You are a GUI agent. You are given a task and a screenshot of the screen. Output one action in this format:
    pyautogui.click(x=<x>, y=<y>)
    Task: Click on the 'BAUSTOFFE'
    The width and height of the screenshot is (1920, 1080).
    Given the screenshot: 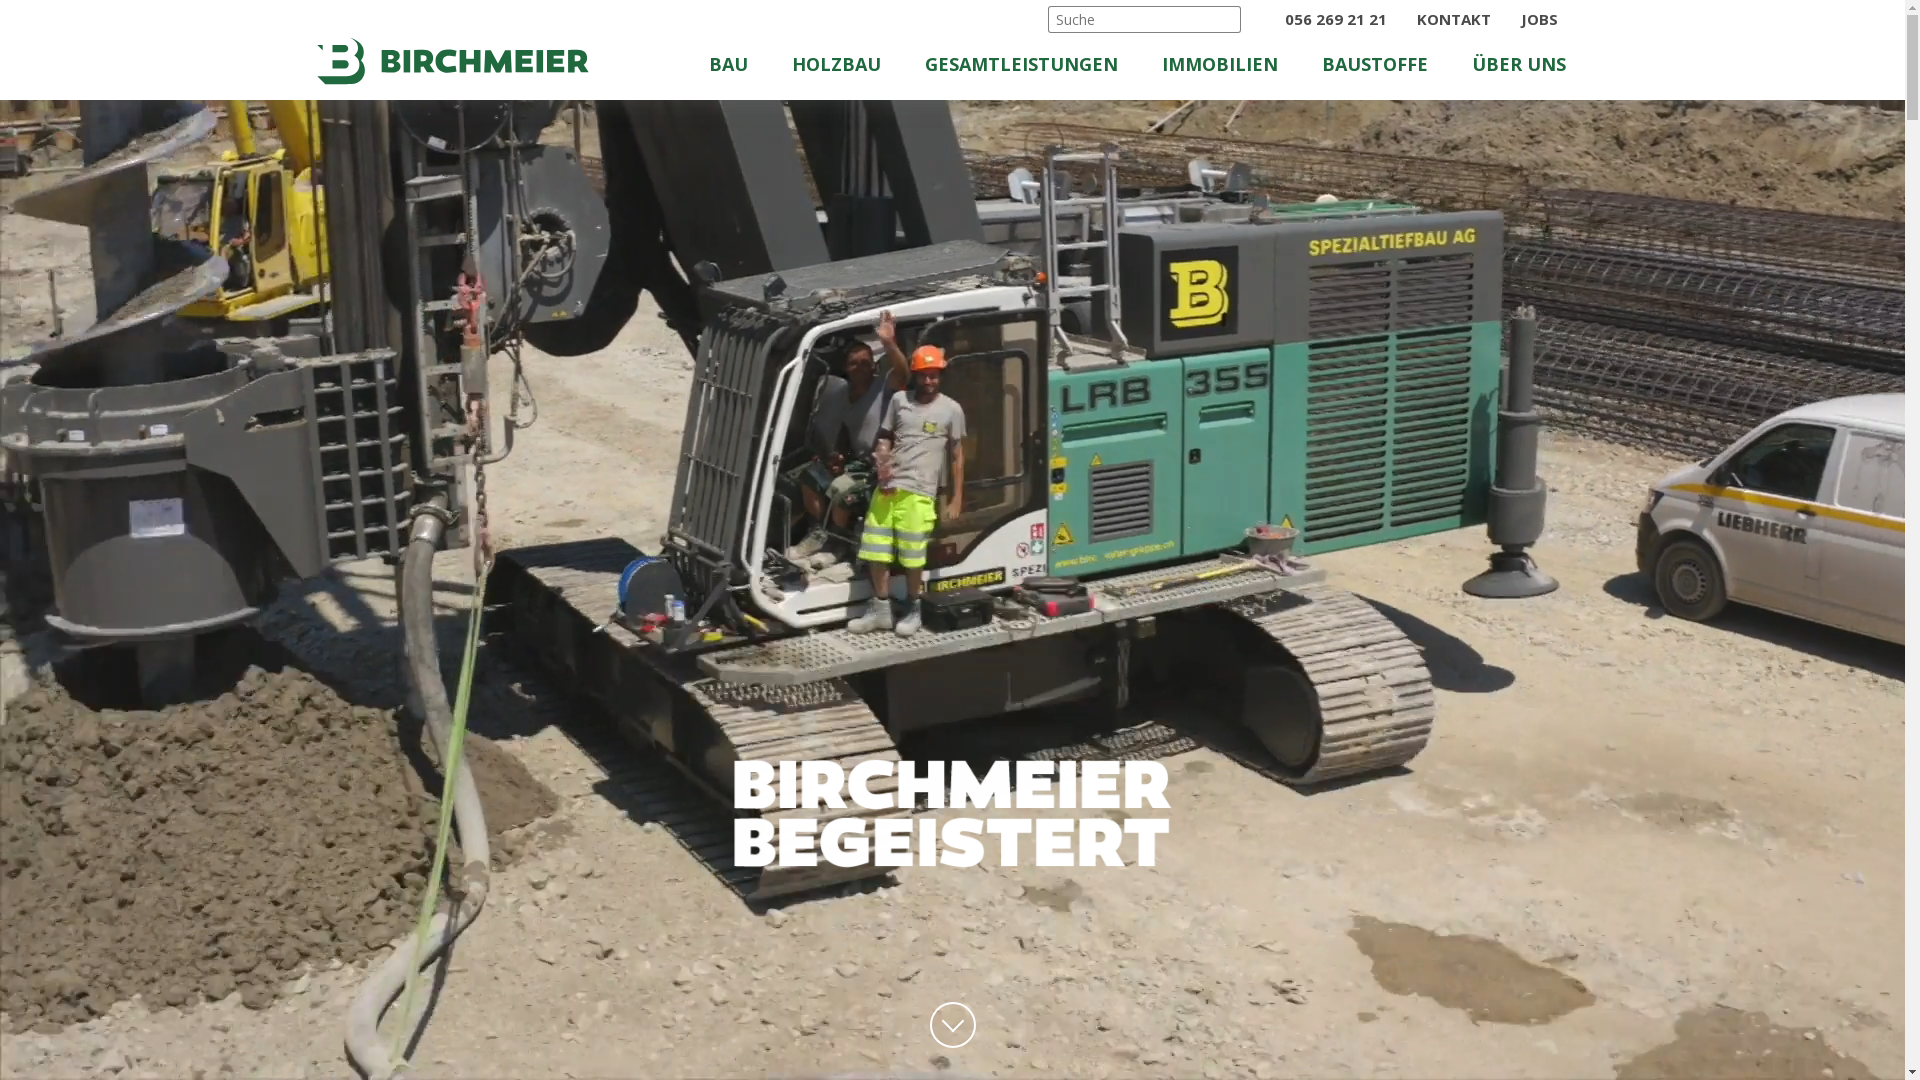 What is the action you would take?
    pyautogui.click(x=1377, y=68)
    